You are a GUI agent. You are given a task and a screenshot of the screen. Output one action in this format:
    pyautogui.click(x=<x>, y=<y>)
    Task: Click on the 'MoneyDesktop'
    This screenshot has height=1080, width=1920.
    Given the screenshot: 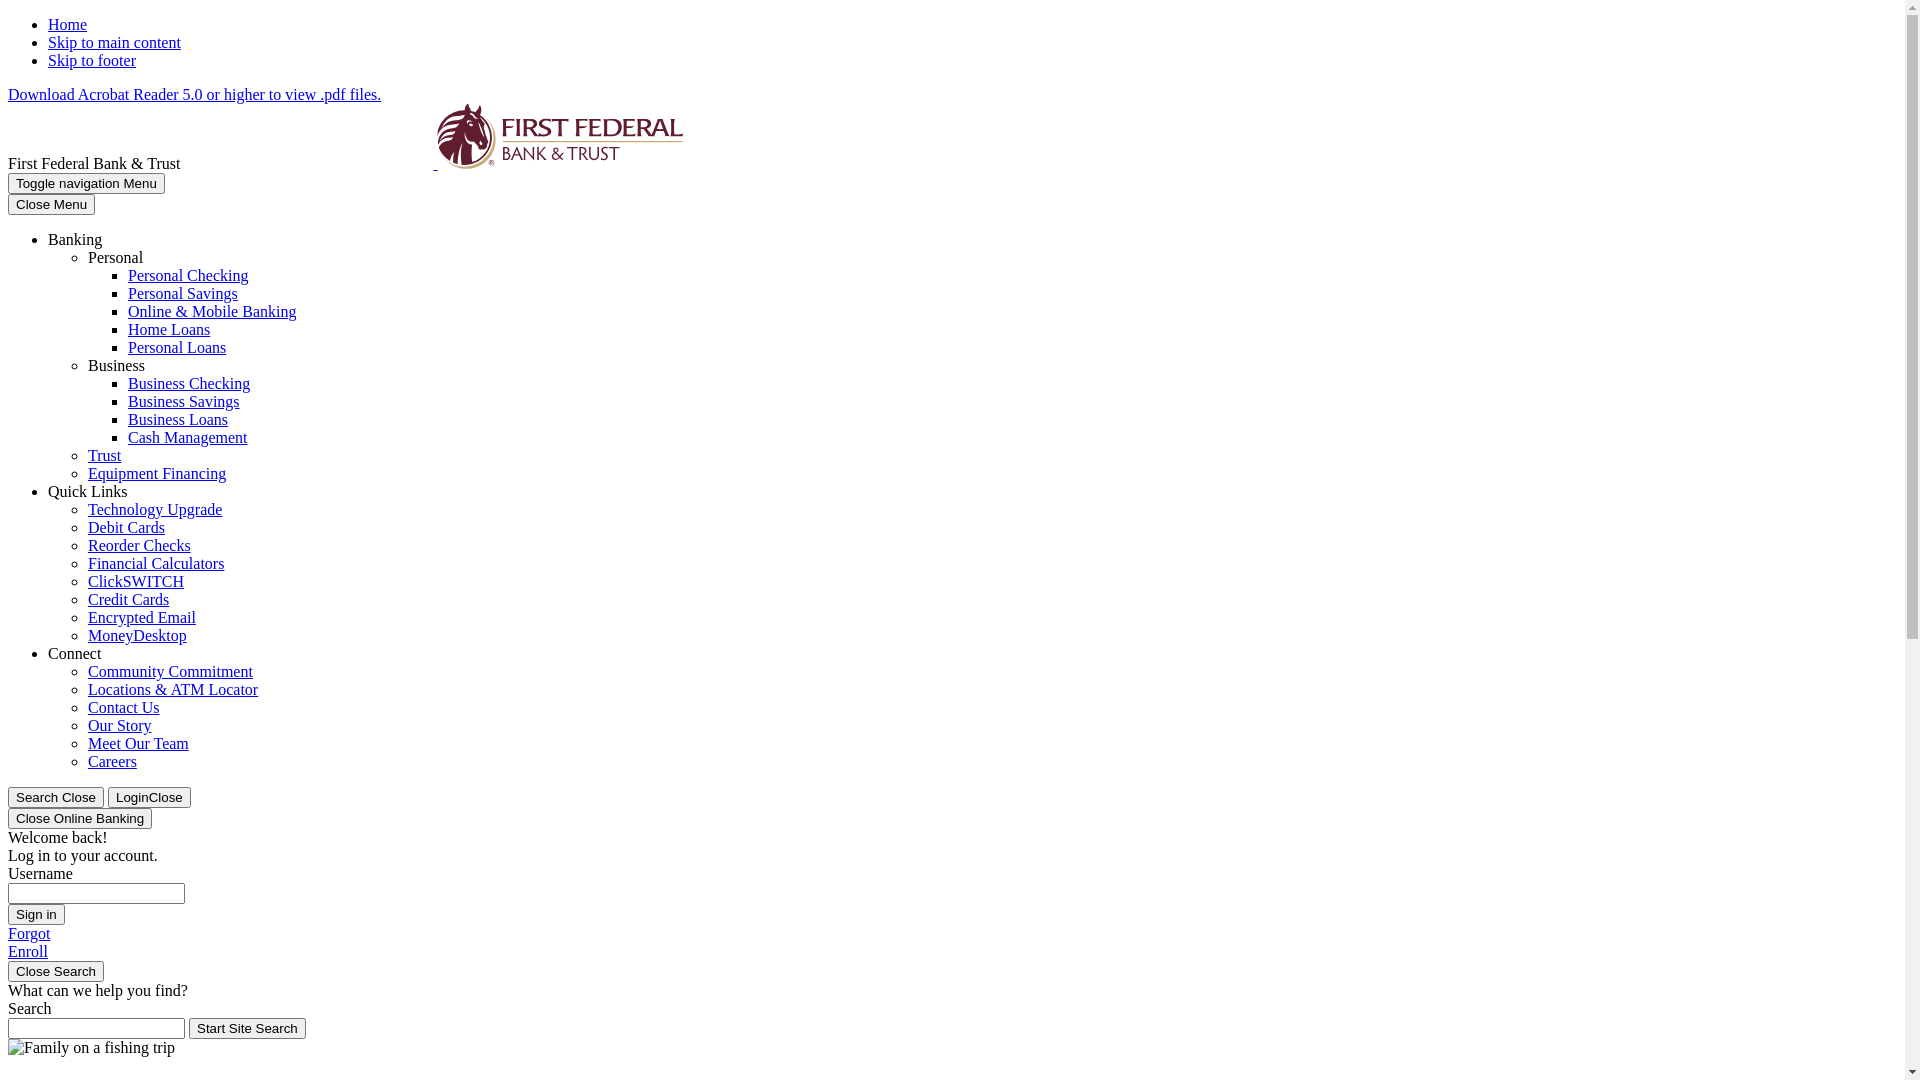 What is the action you would take?
    pyautogui.click(x=136, y=635)
    